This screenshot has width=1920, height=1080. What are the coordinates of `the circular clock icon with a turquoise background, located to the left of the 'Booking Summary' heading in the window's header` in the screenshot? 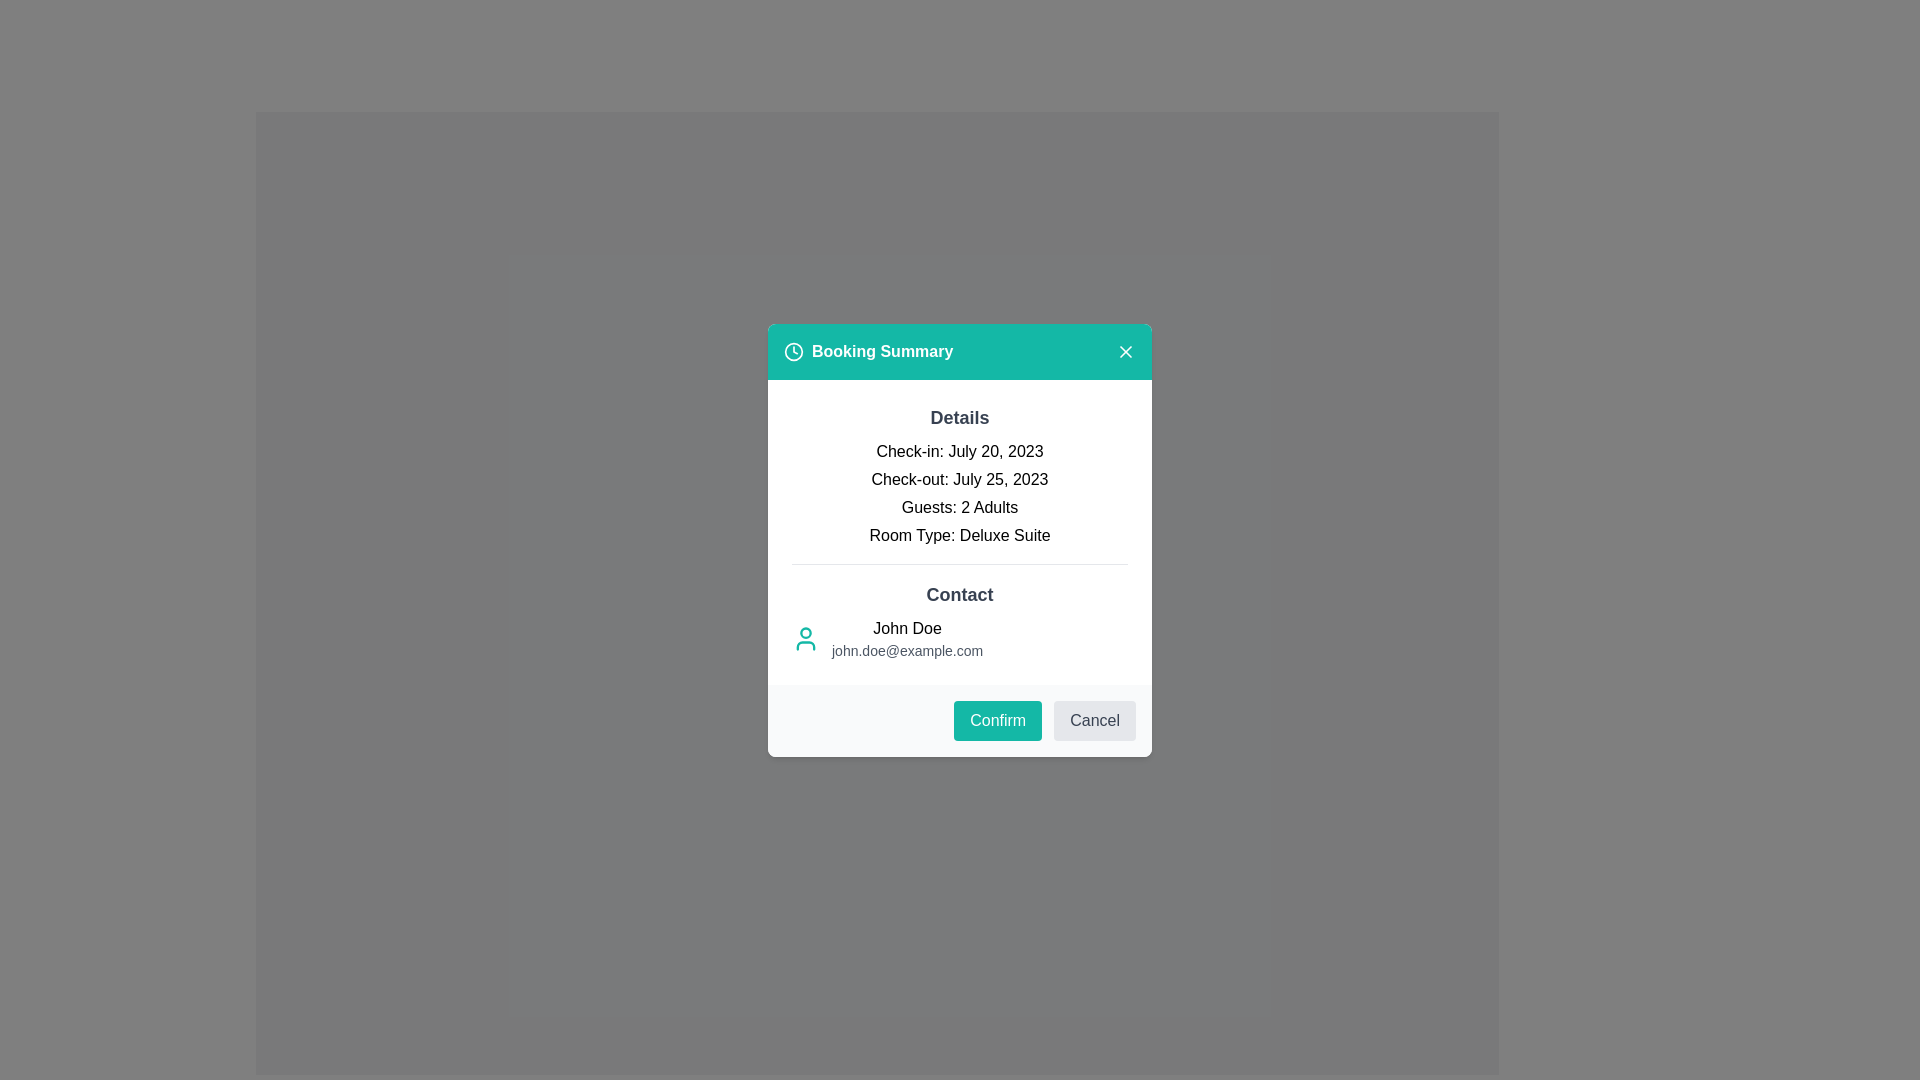 It's located at (792, 350).